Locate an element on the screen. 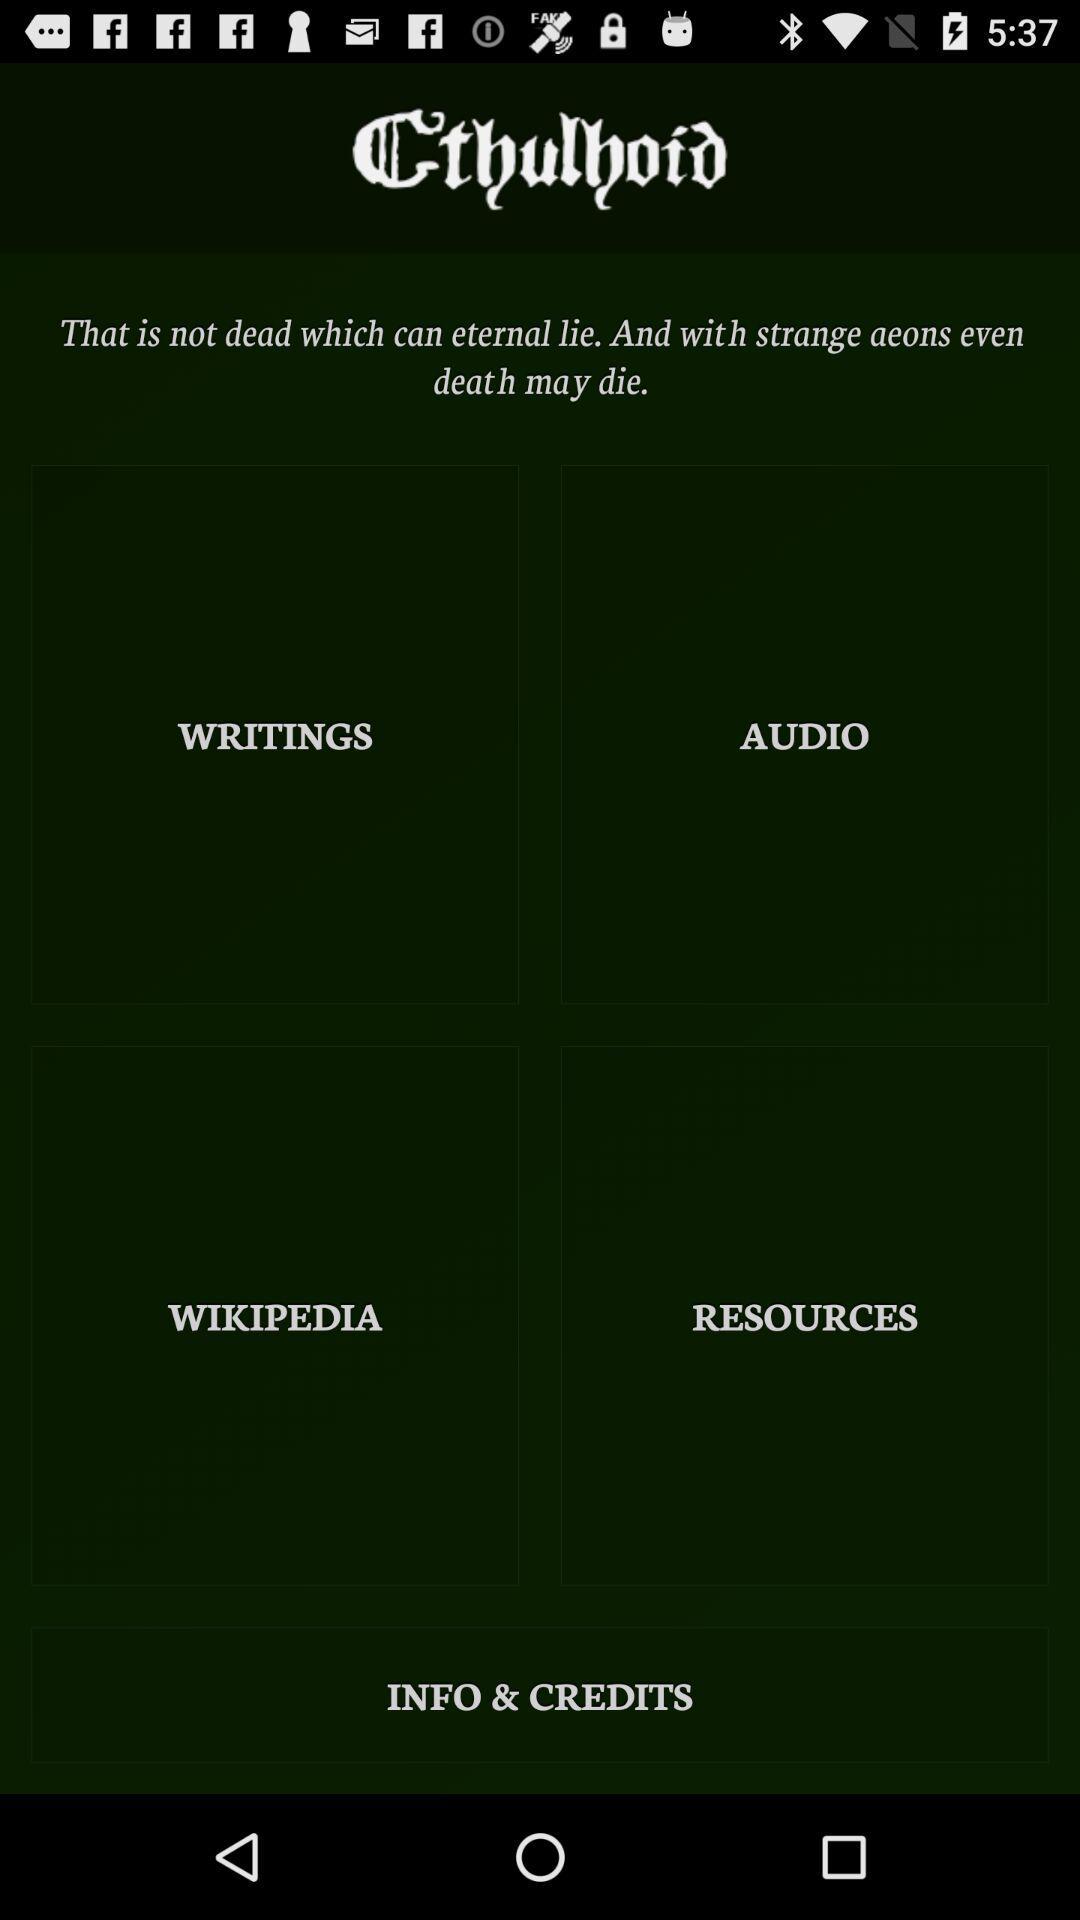 The image size is (1080, 1920). the audio on the right is located at coordinates (803, 733).